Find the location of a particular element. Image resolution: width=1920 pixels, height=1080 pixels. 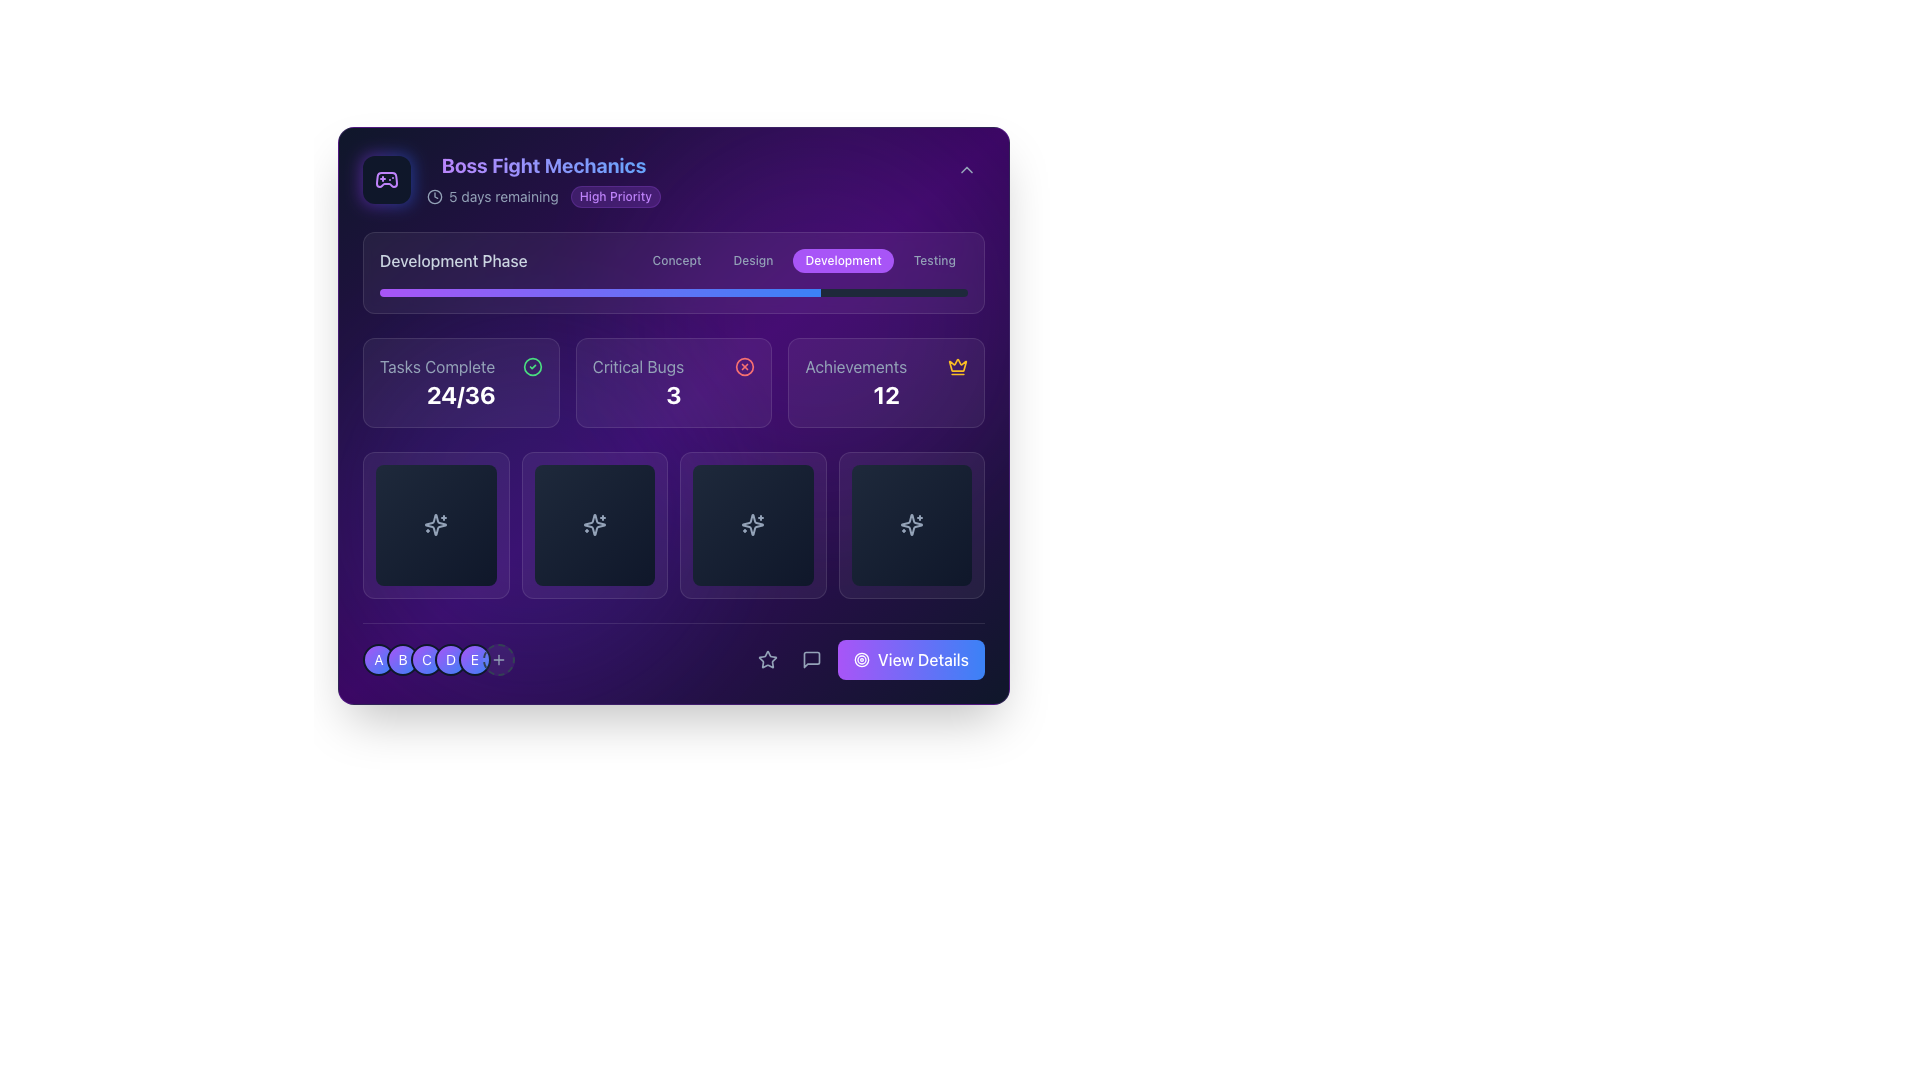

the 'Concept' button is located at coordinates (676, 260).